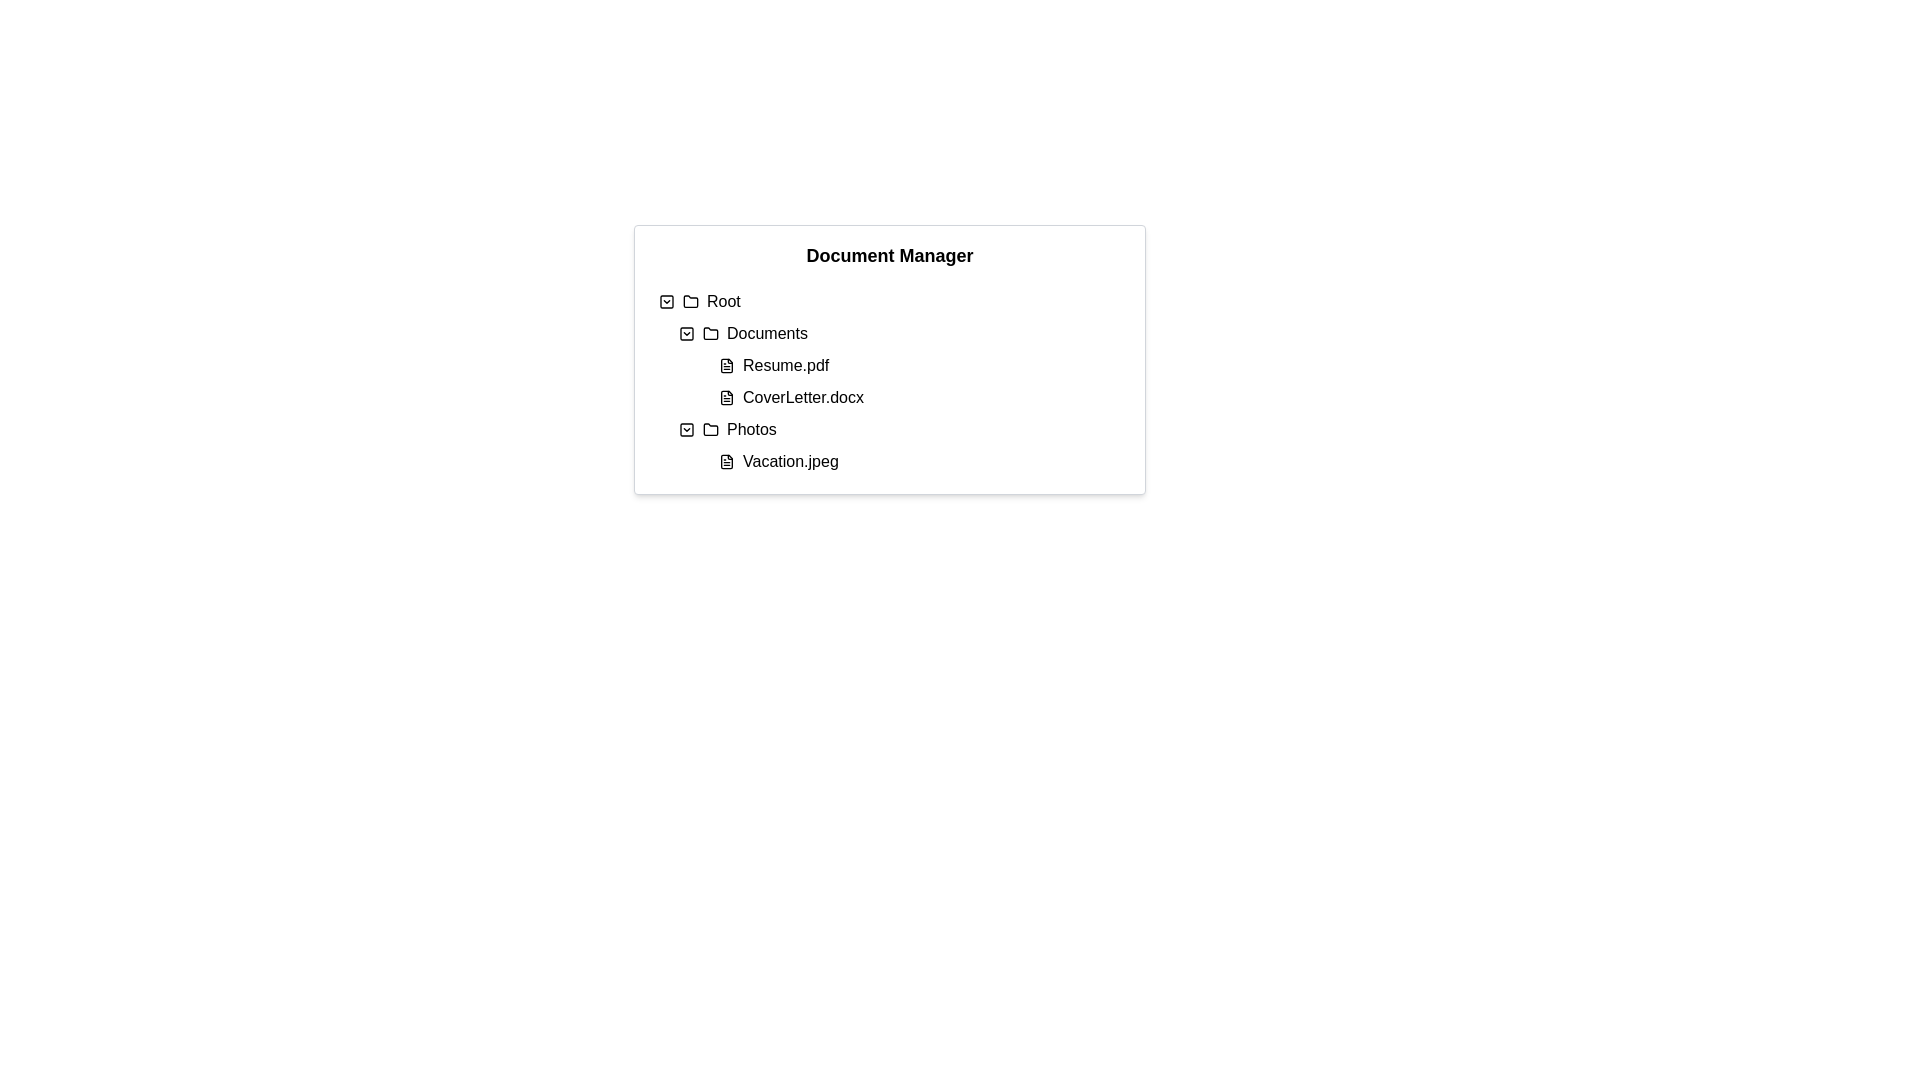 This screenshot has width=1920, height=1080. Describe the element at coordinates (691, 301) in the screenshot. I see `the folder icon, which is a lightweight, outlined shape with rounded edges, located next to the 'Root' label` at that location.